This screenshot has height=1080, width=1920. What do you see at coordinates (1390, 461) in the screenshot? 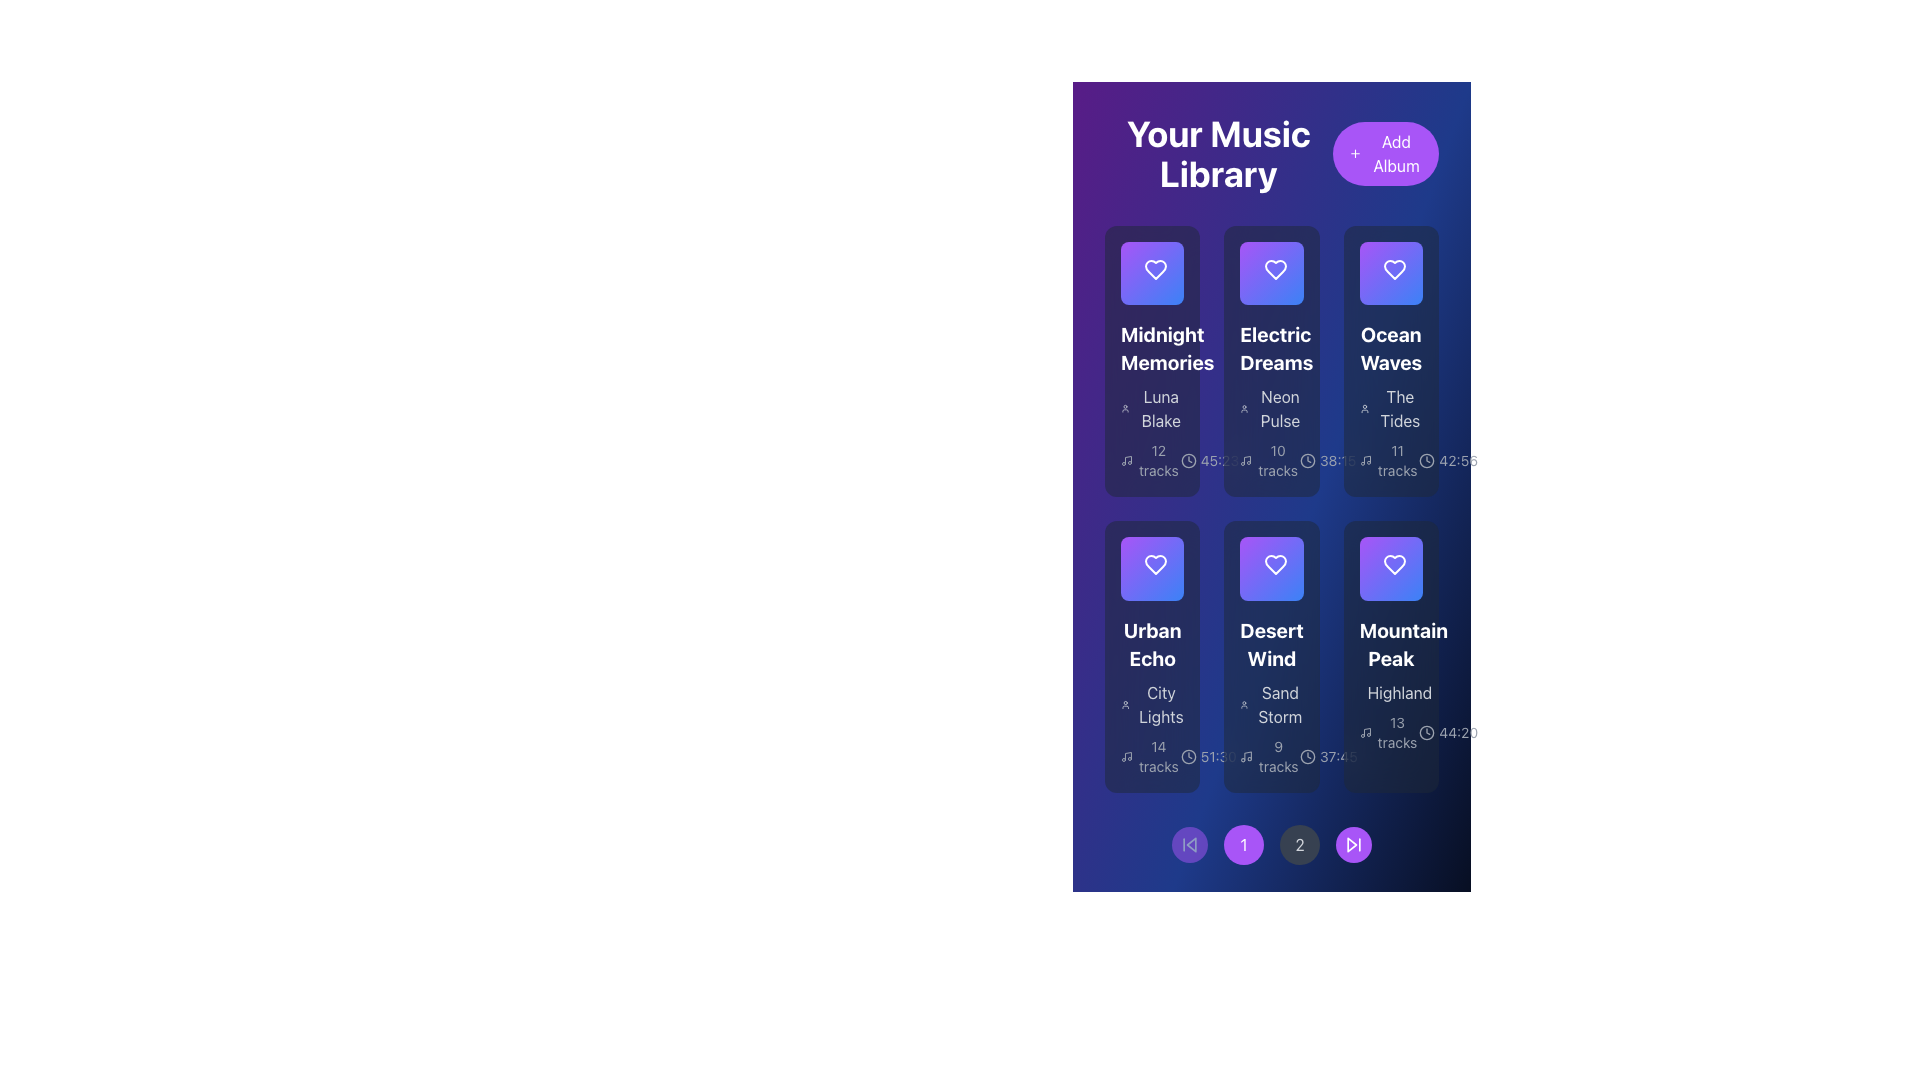
I see `the text label indicating the number of tracks in the "Ocean Waves" album, which is located at the bottom of the third column in the grid layout of music albums` at bounding box center [1390, 461].